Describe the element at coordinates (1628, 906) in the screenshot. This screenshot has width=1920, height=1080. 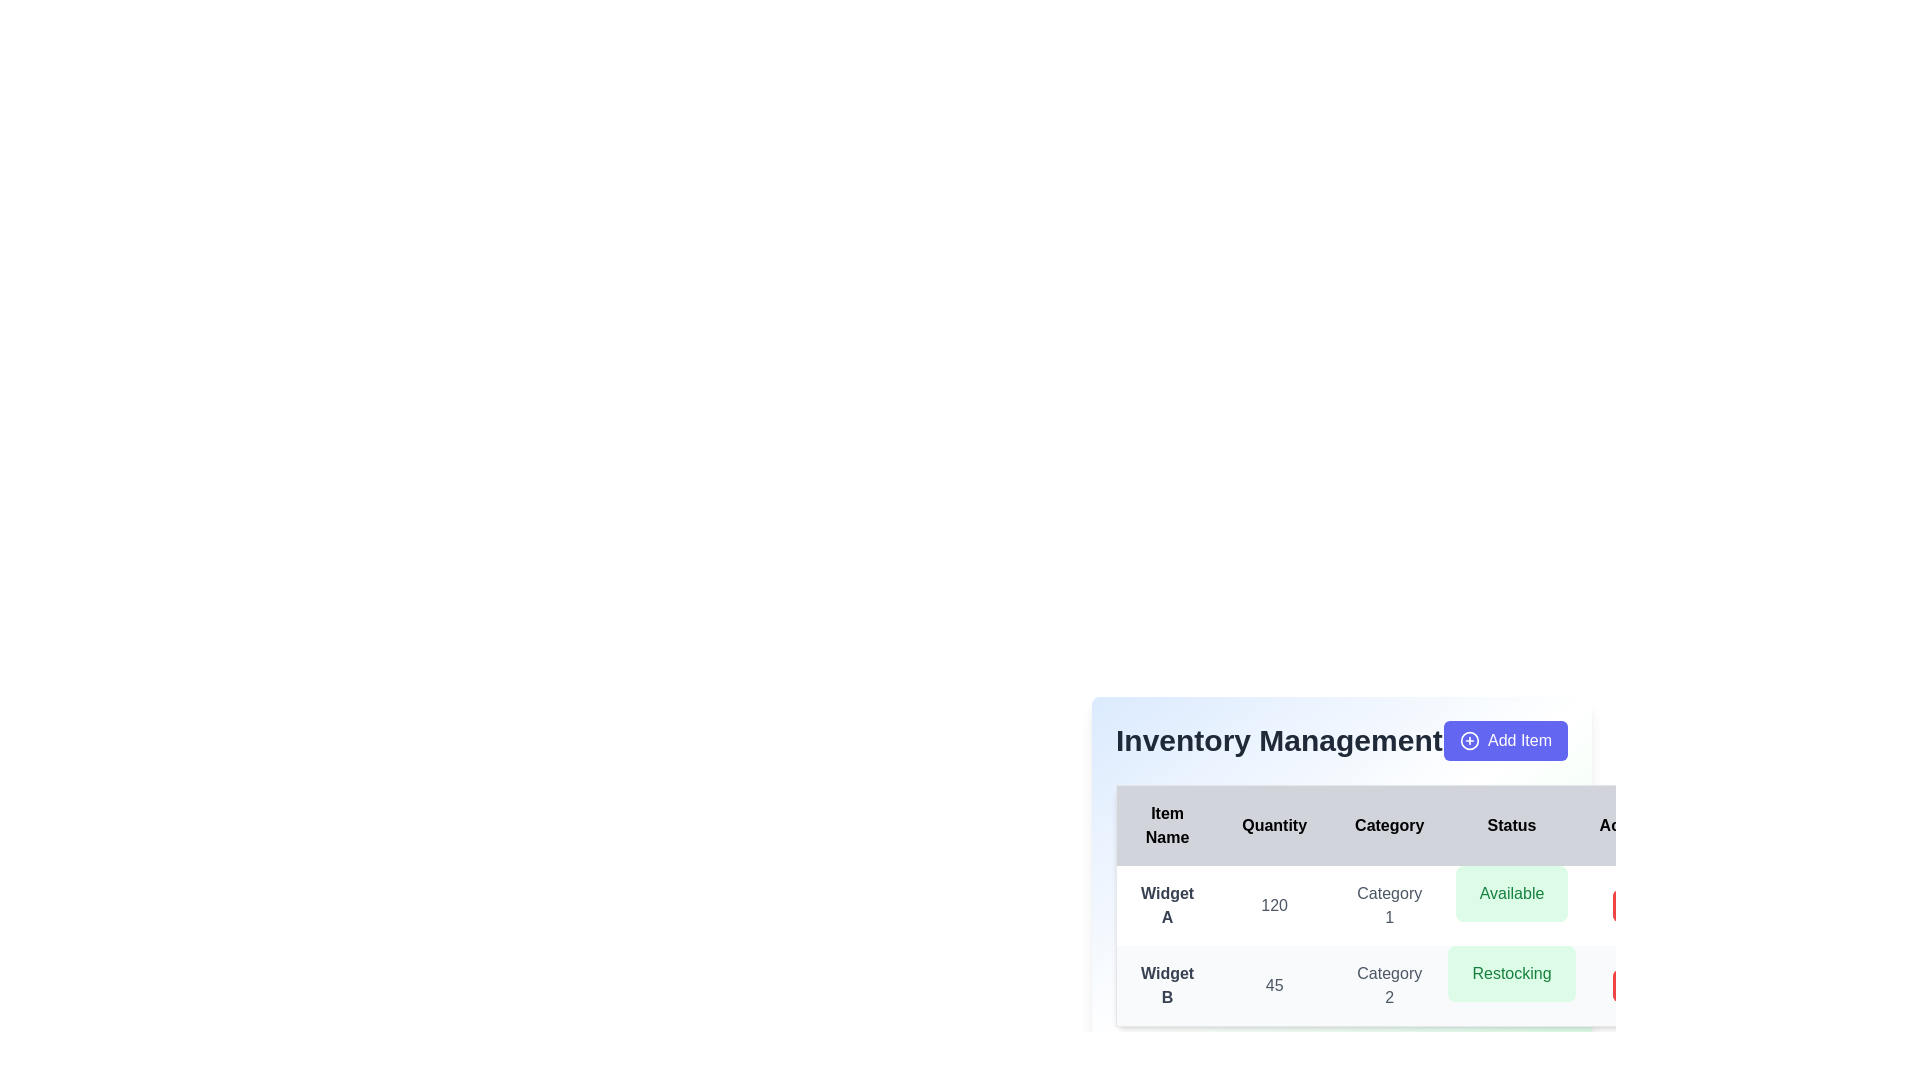
I see `the delete button in the 'Actions' column of the table to initiate the delete action for 'Widget A'` at that location.